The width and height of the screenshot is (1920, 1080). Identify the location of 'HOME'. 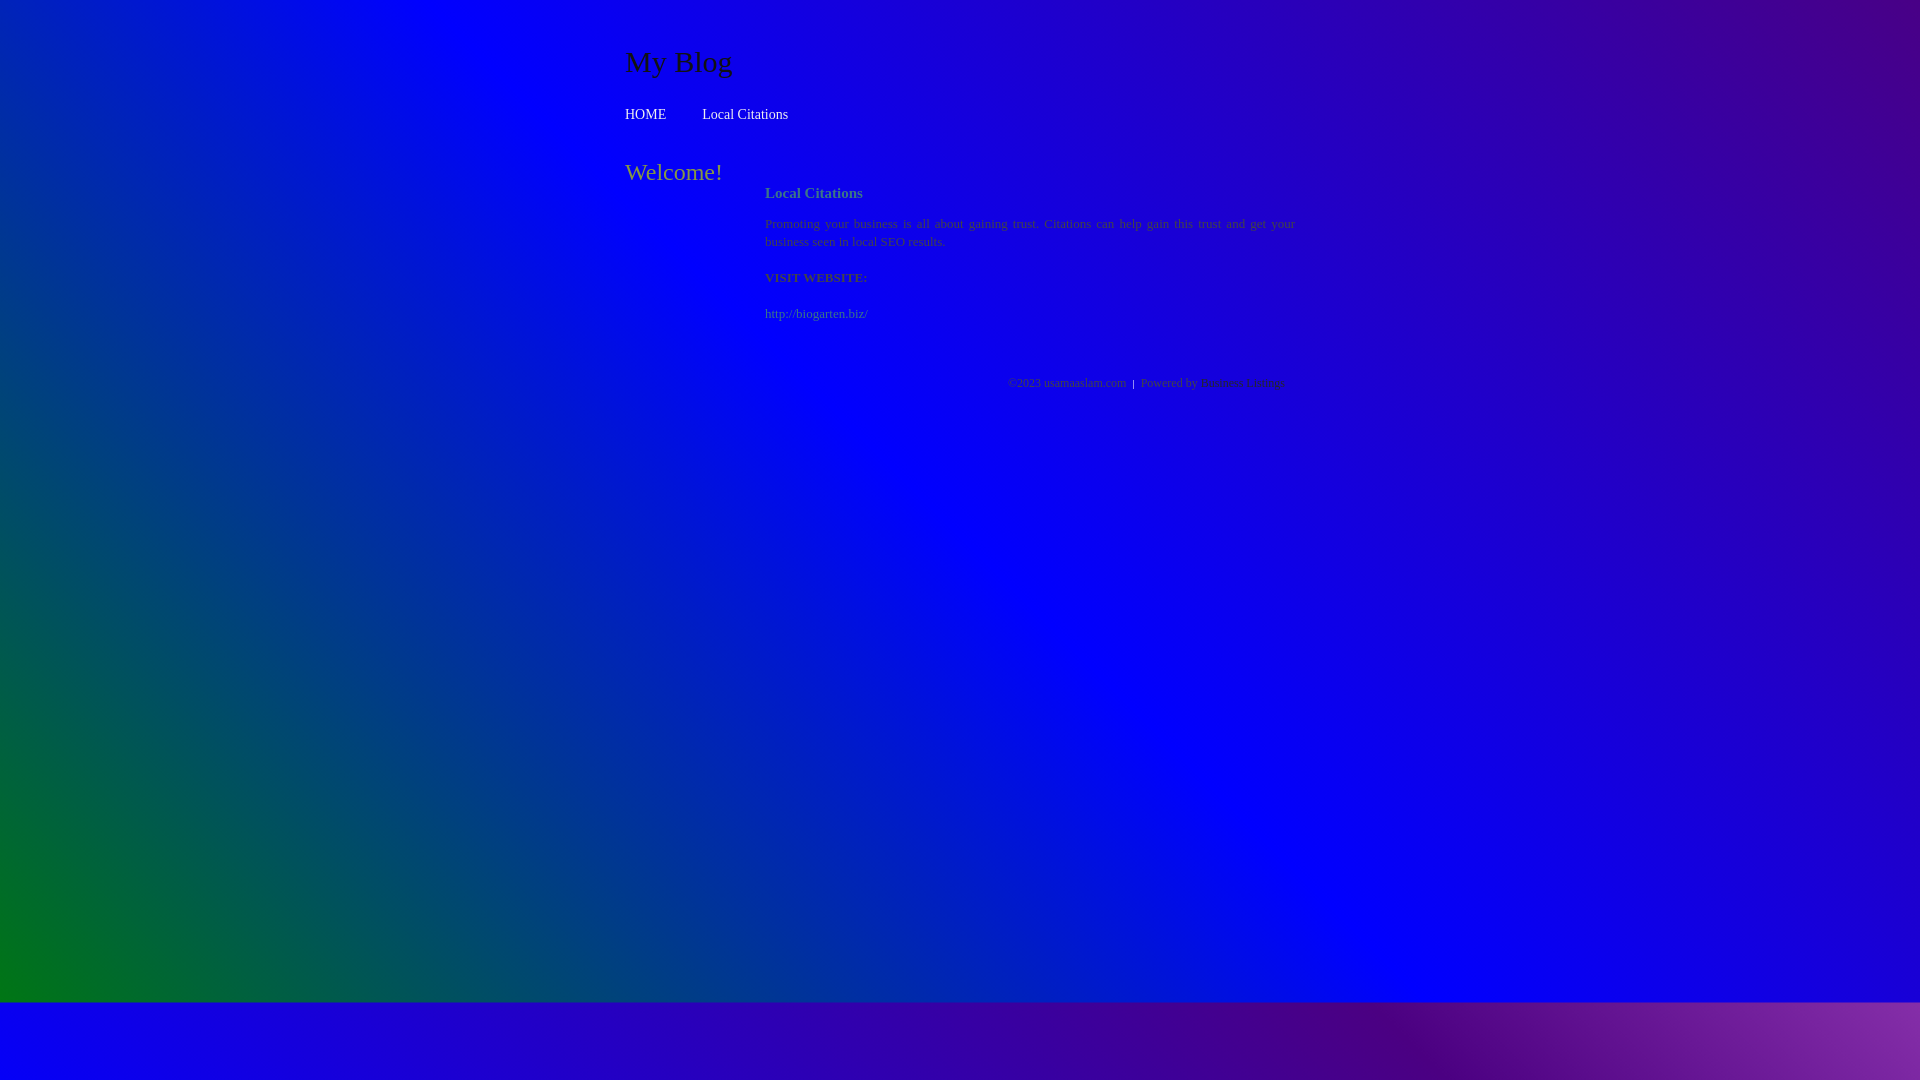
(645, 114).